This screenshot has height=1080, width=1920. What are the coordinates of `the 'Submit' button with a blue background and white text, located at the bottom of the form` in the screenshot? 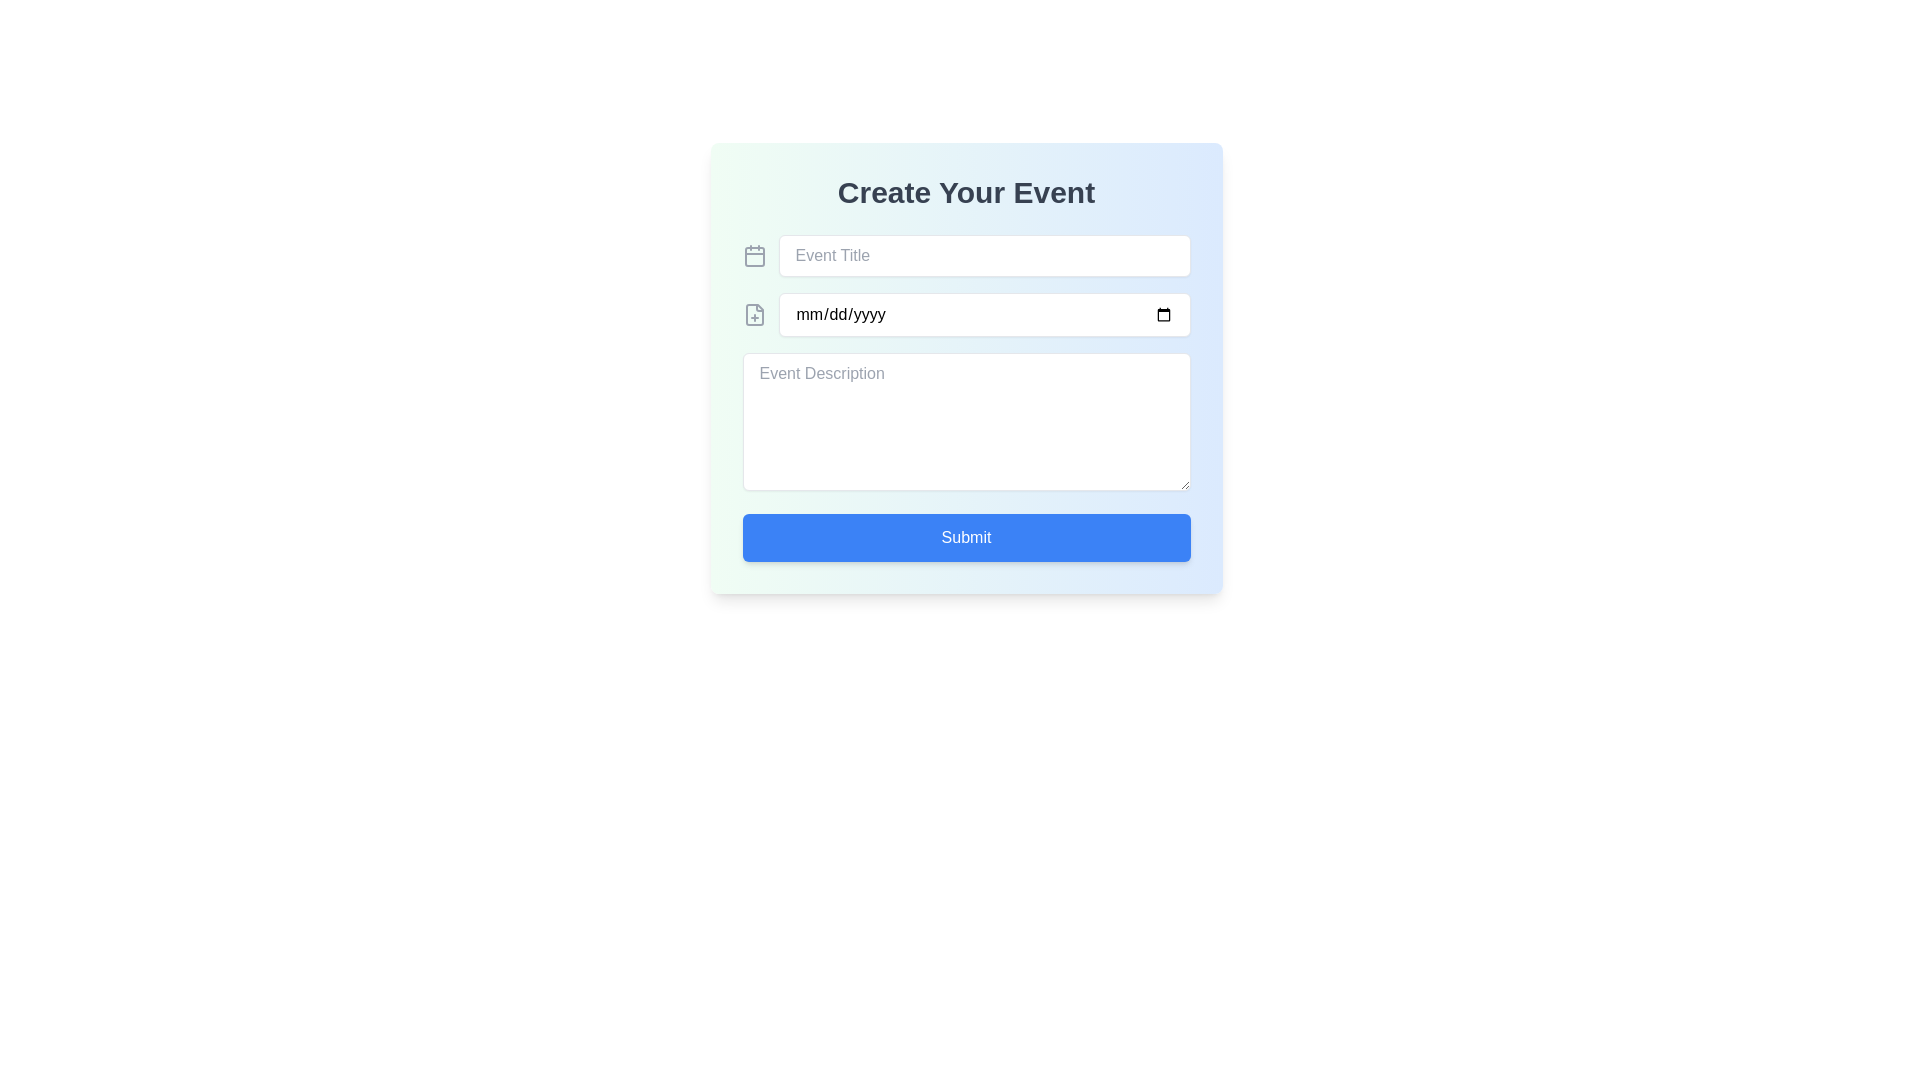 It's located at (966, 536).